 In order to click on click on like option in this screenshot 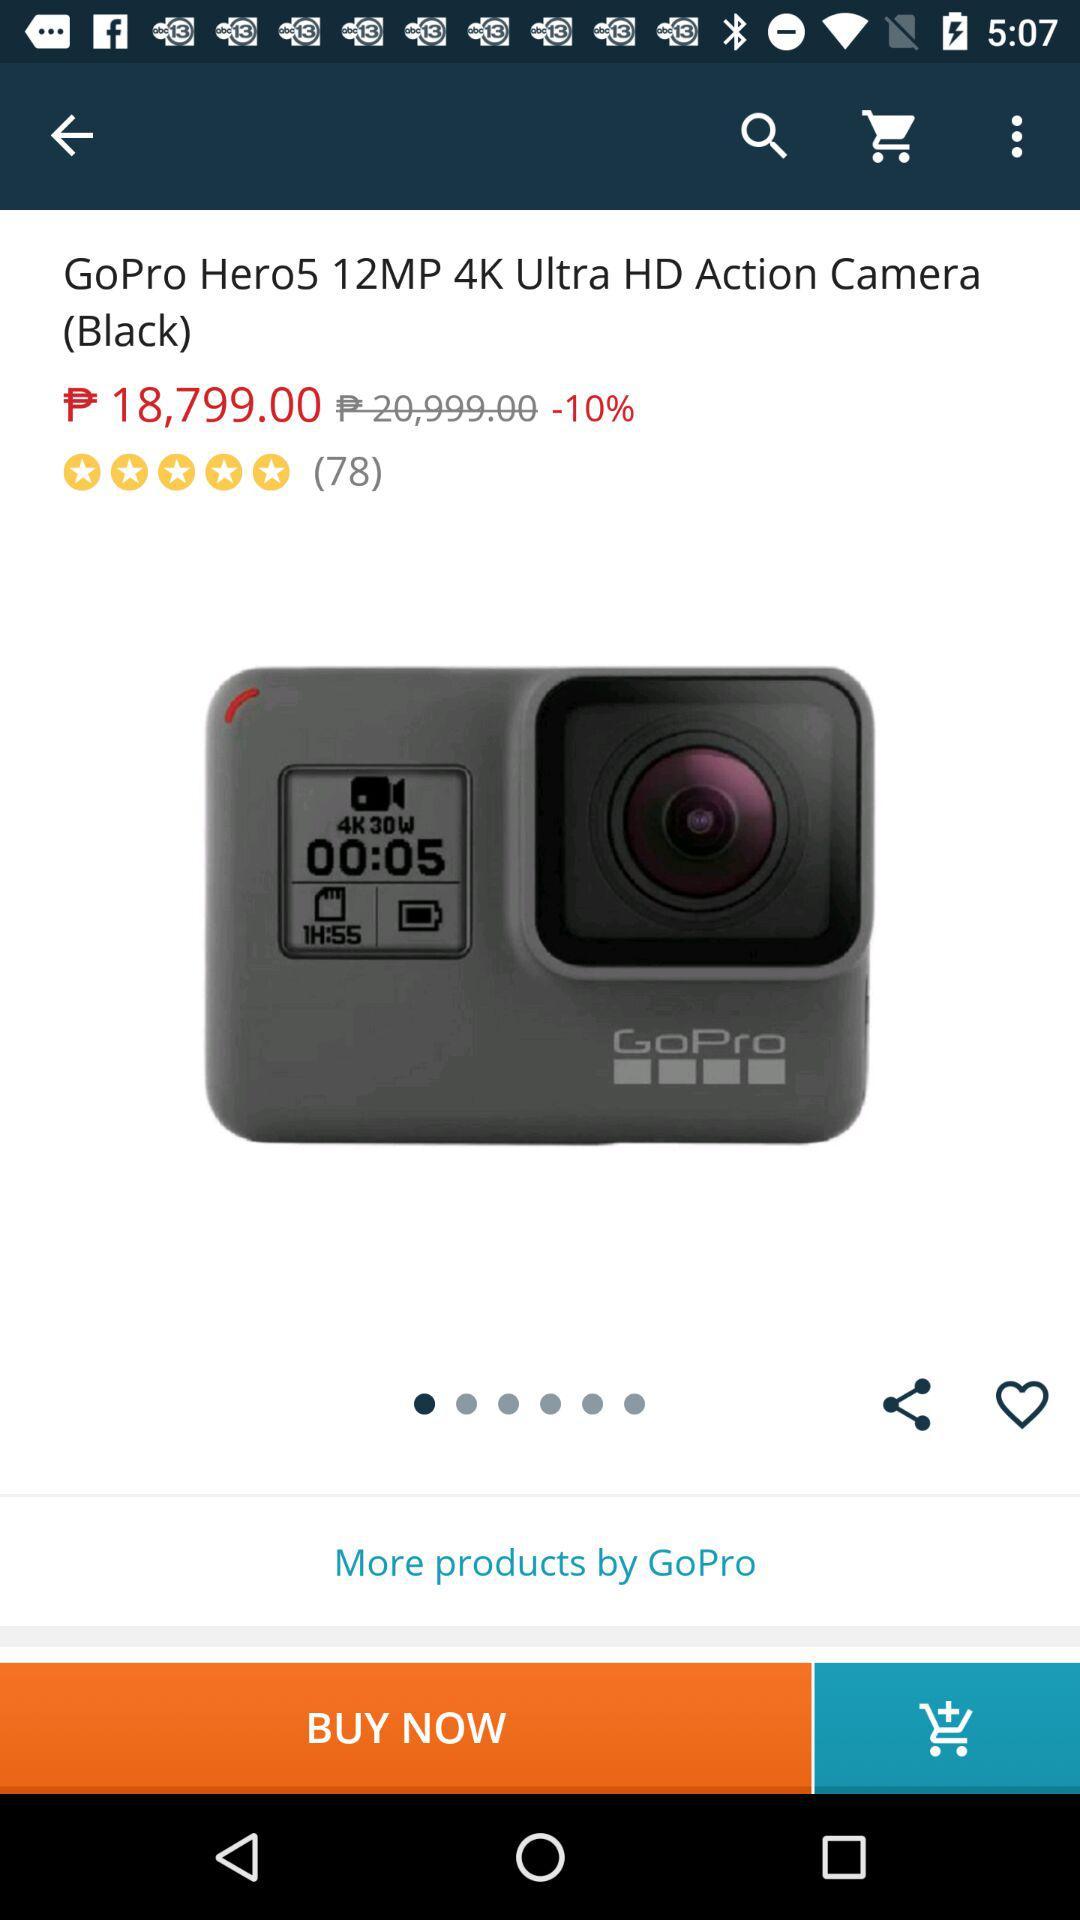, I will do `click(1022, 1403)`.